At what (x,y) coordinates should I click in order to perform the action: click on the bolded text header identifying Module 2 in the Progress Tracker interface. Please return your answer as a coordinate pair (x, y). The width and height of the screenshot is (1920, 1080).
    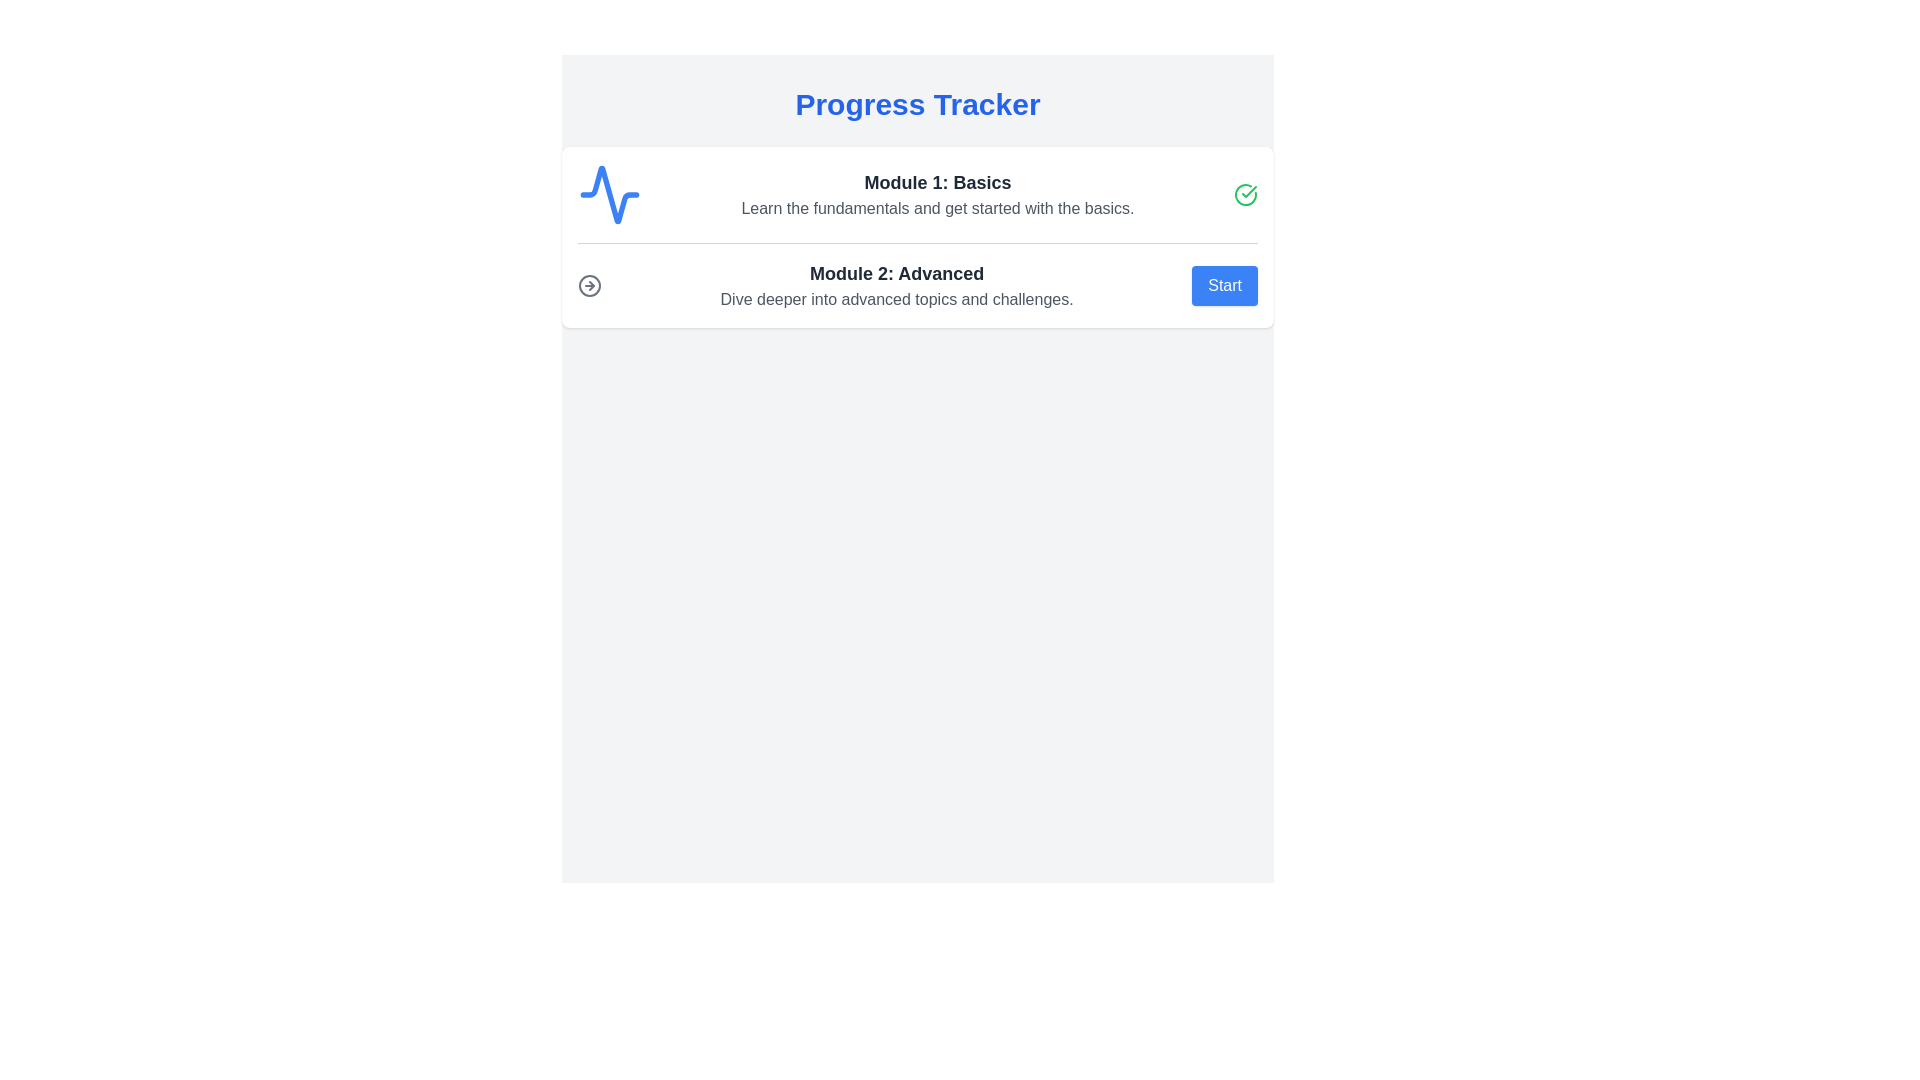
    Looking at the image, I should click on (896, 273).